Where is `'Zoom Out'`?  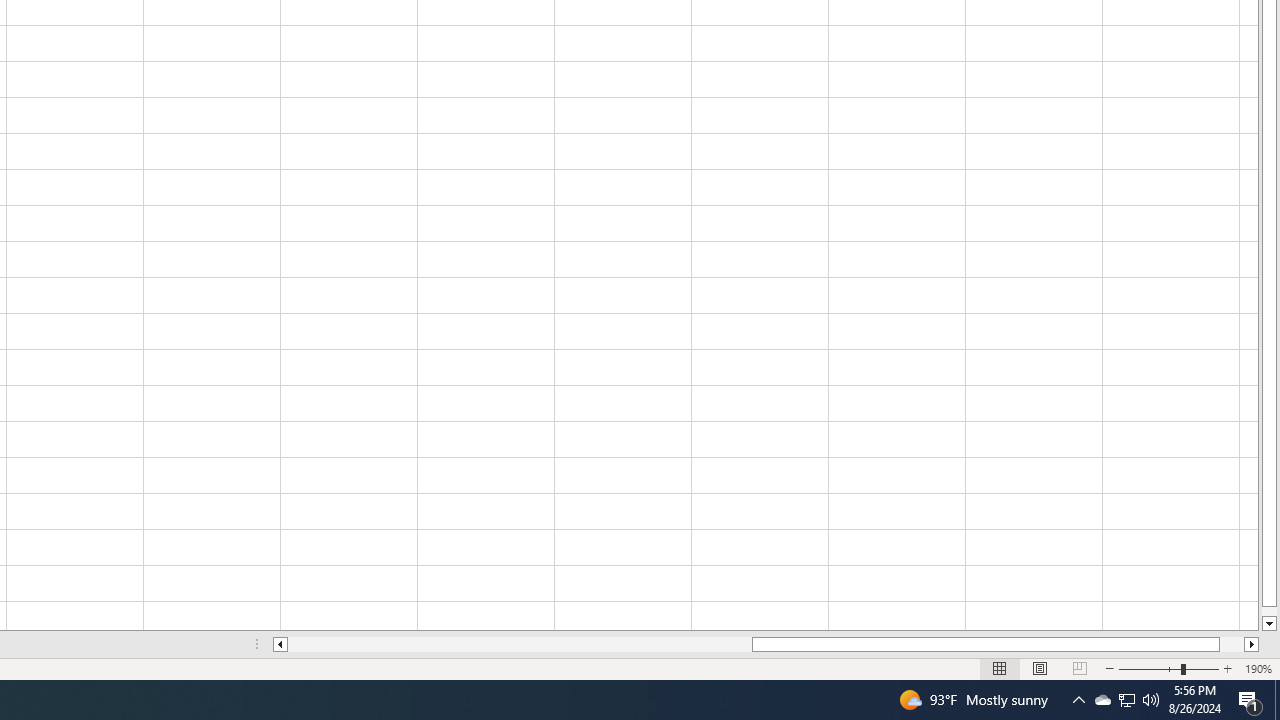
'Zoom Out' is located at coordinates (1150, 669).